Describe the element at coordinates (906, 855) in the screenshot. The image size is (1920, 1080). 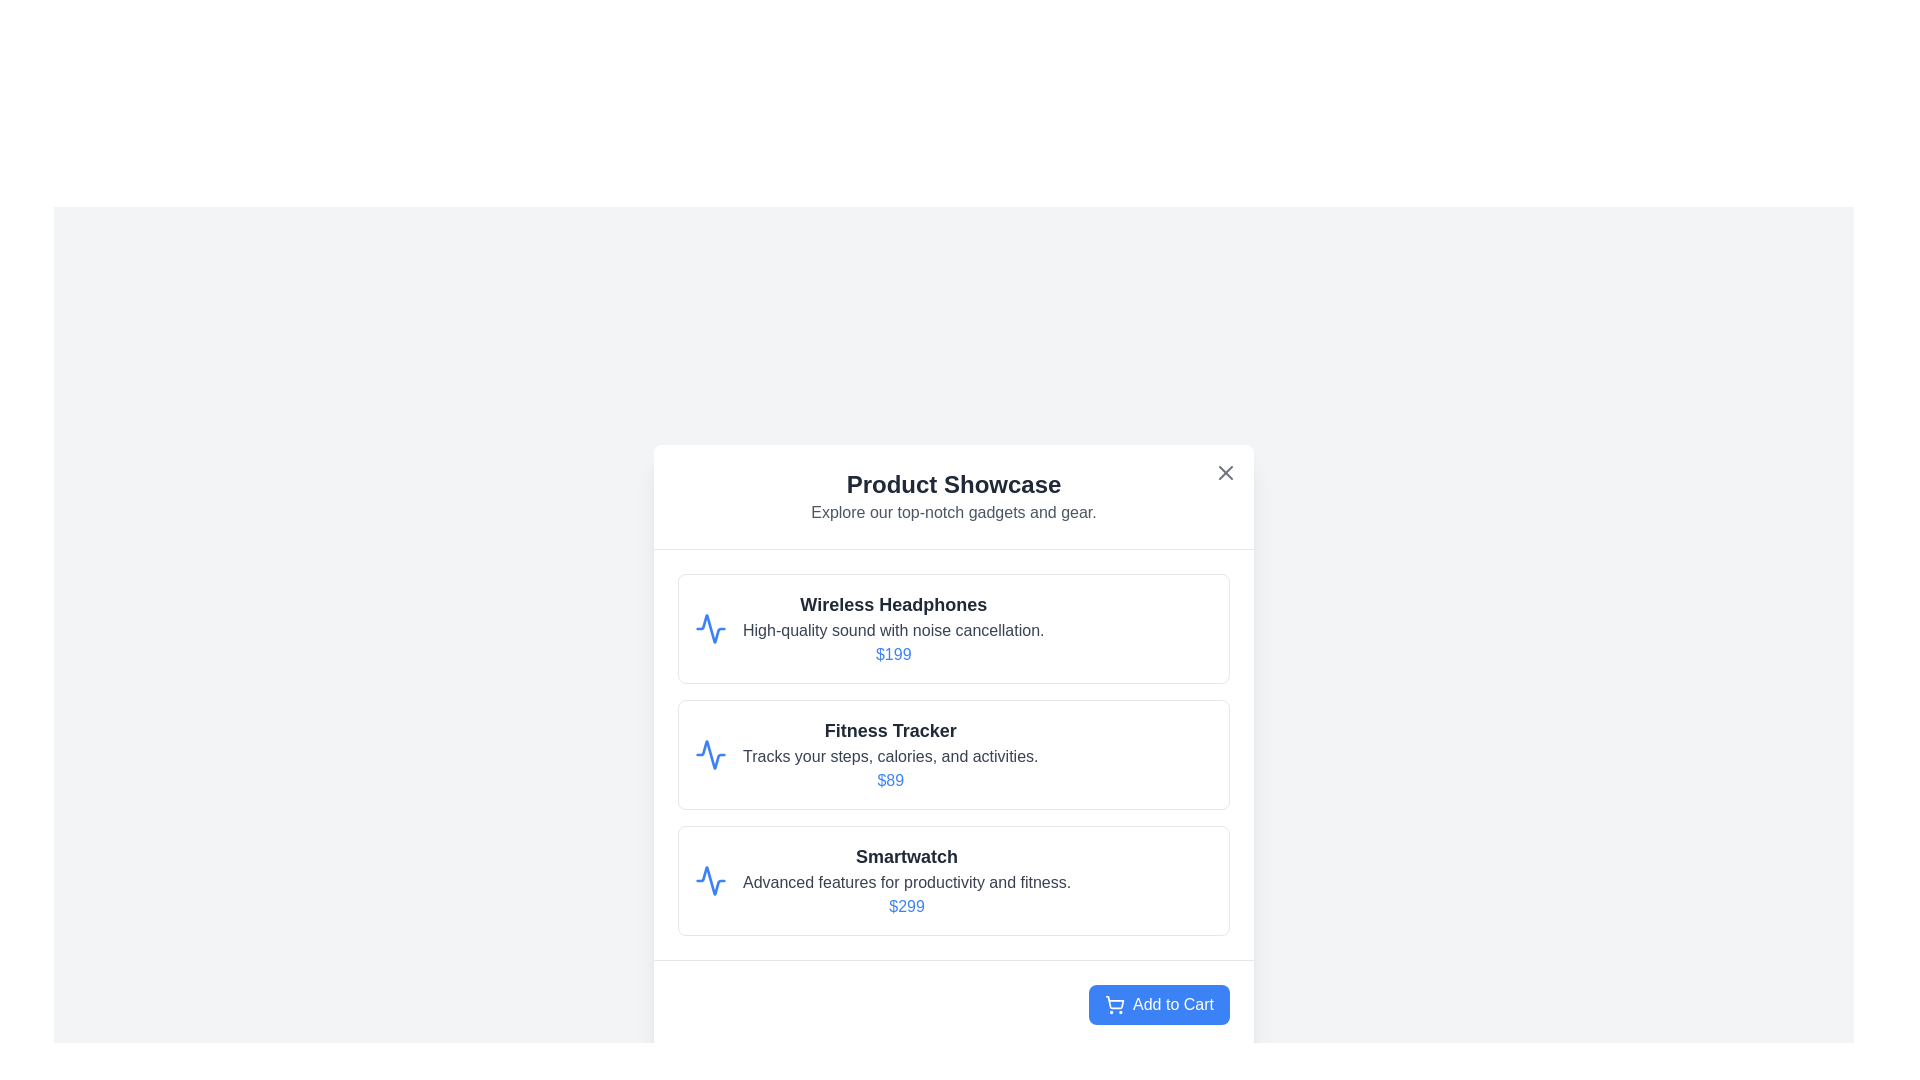
I see `the 'Smartwatch' text label, which is styled in a prominent font, larger size, and bold weight, located in the third item of a vertically stacked list` at that location.